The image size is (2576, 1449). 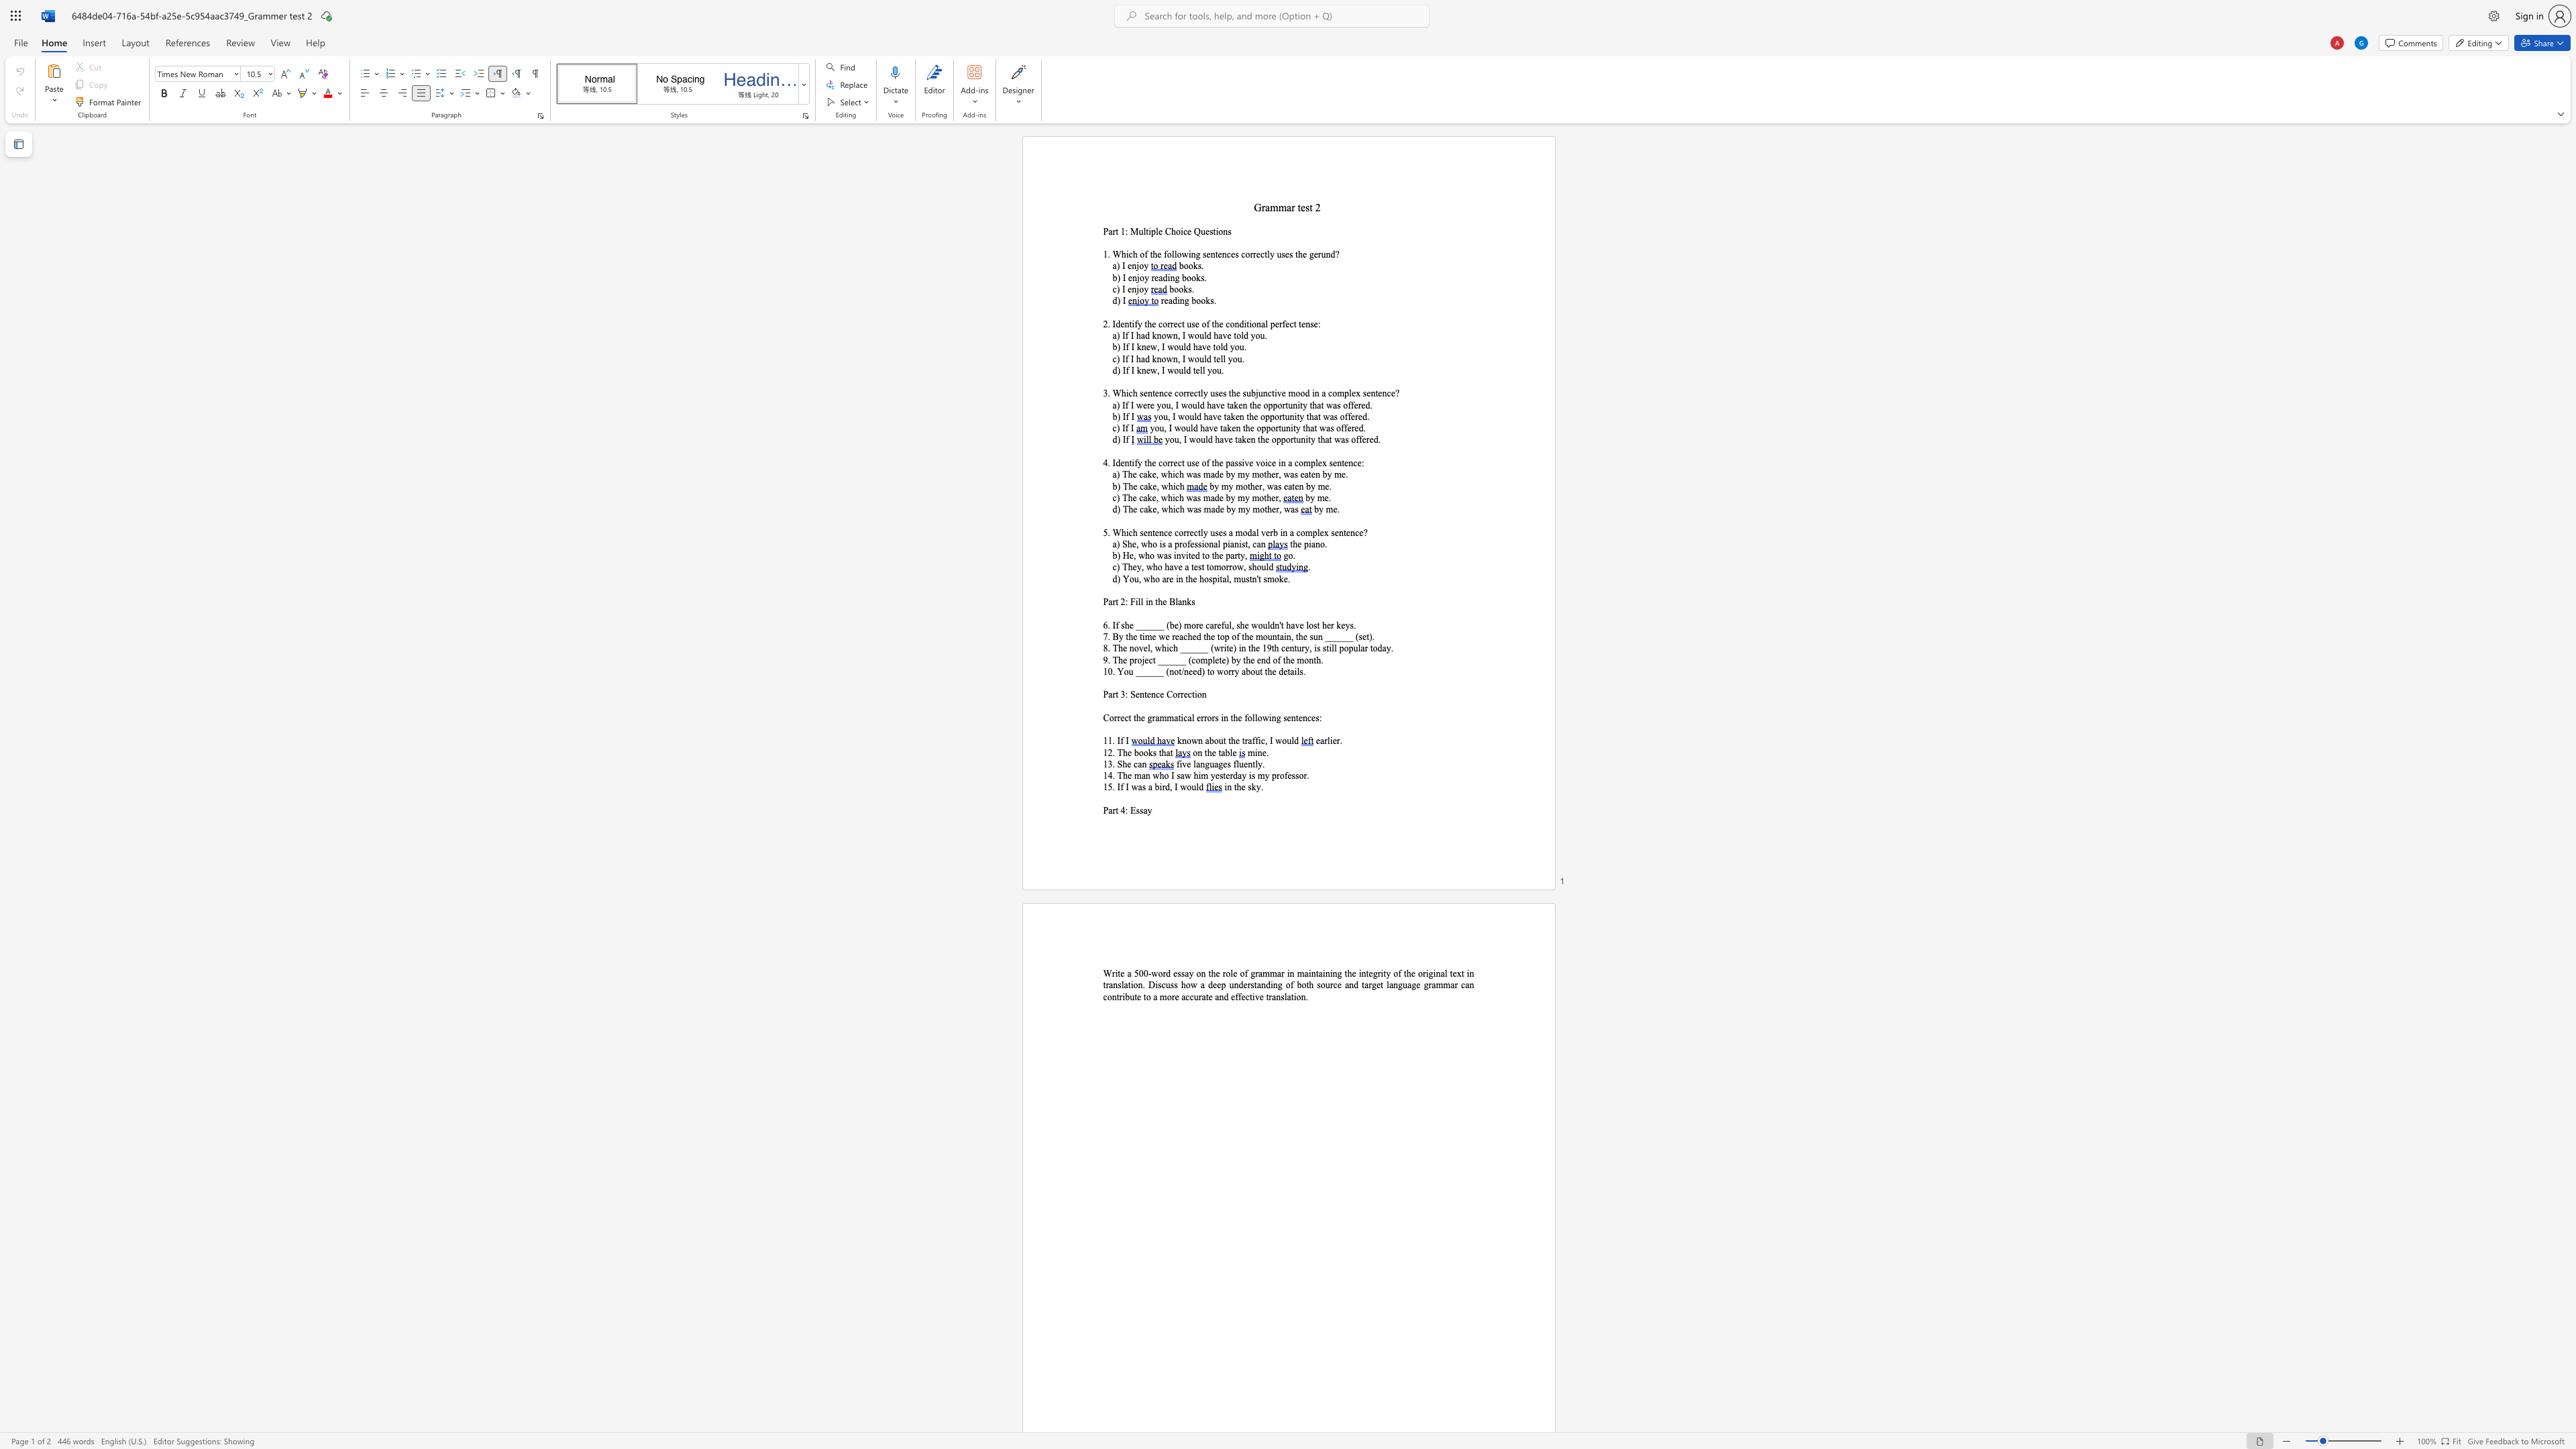 What do you see at coordinates (1246, 718) in the screenshot?
I see `the space between the continuous character "f" and "o" in the text` at bounding box center [1246, 718].